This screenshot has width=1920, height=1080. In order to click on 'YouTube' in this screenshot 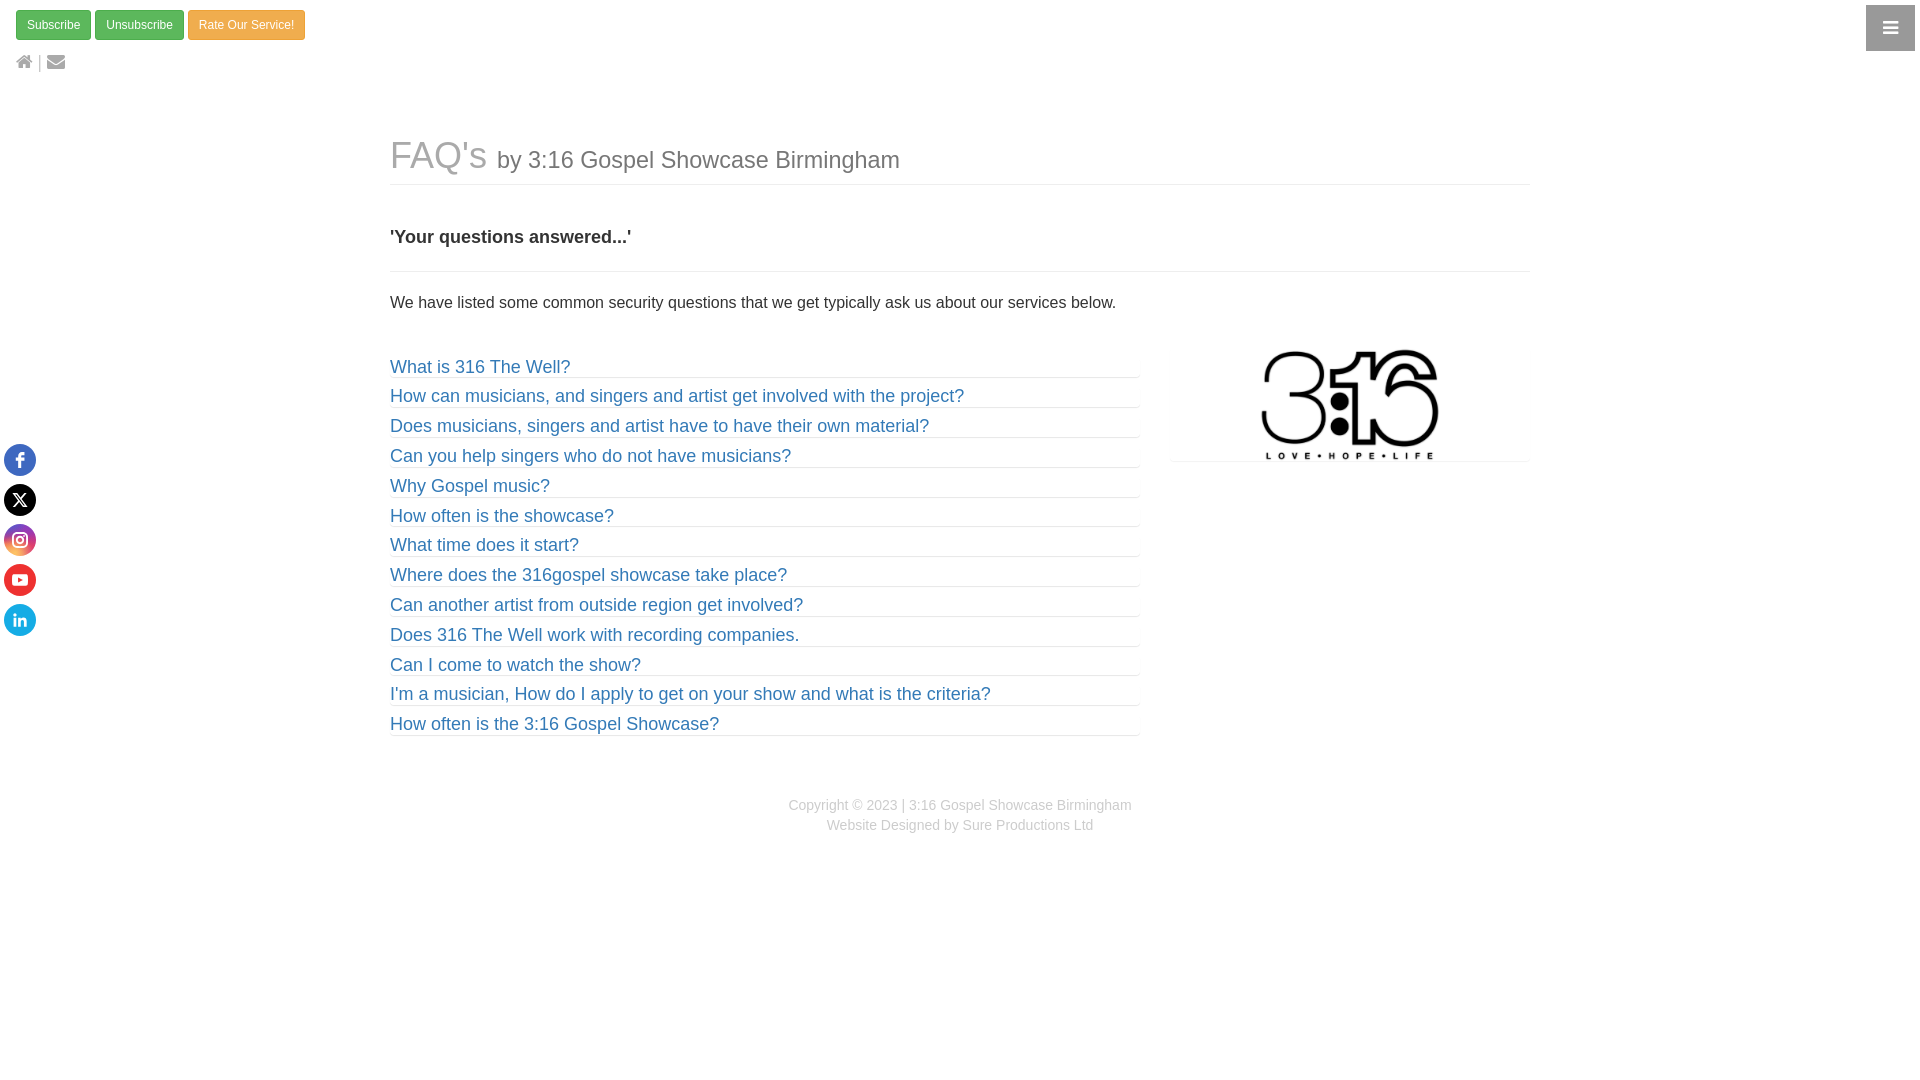, I will do `click(19, 579)`.